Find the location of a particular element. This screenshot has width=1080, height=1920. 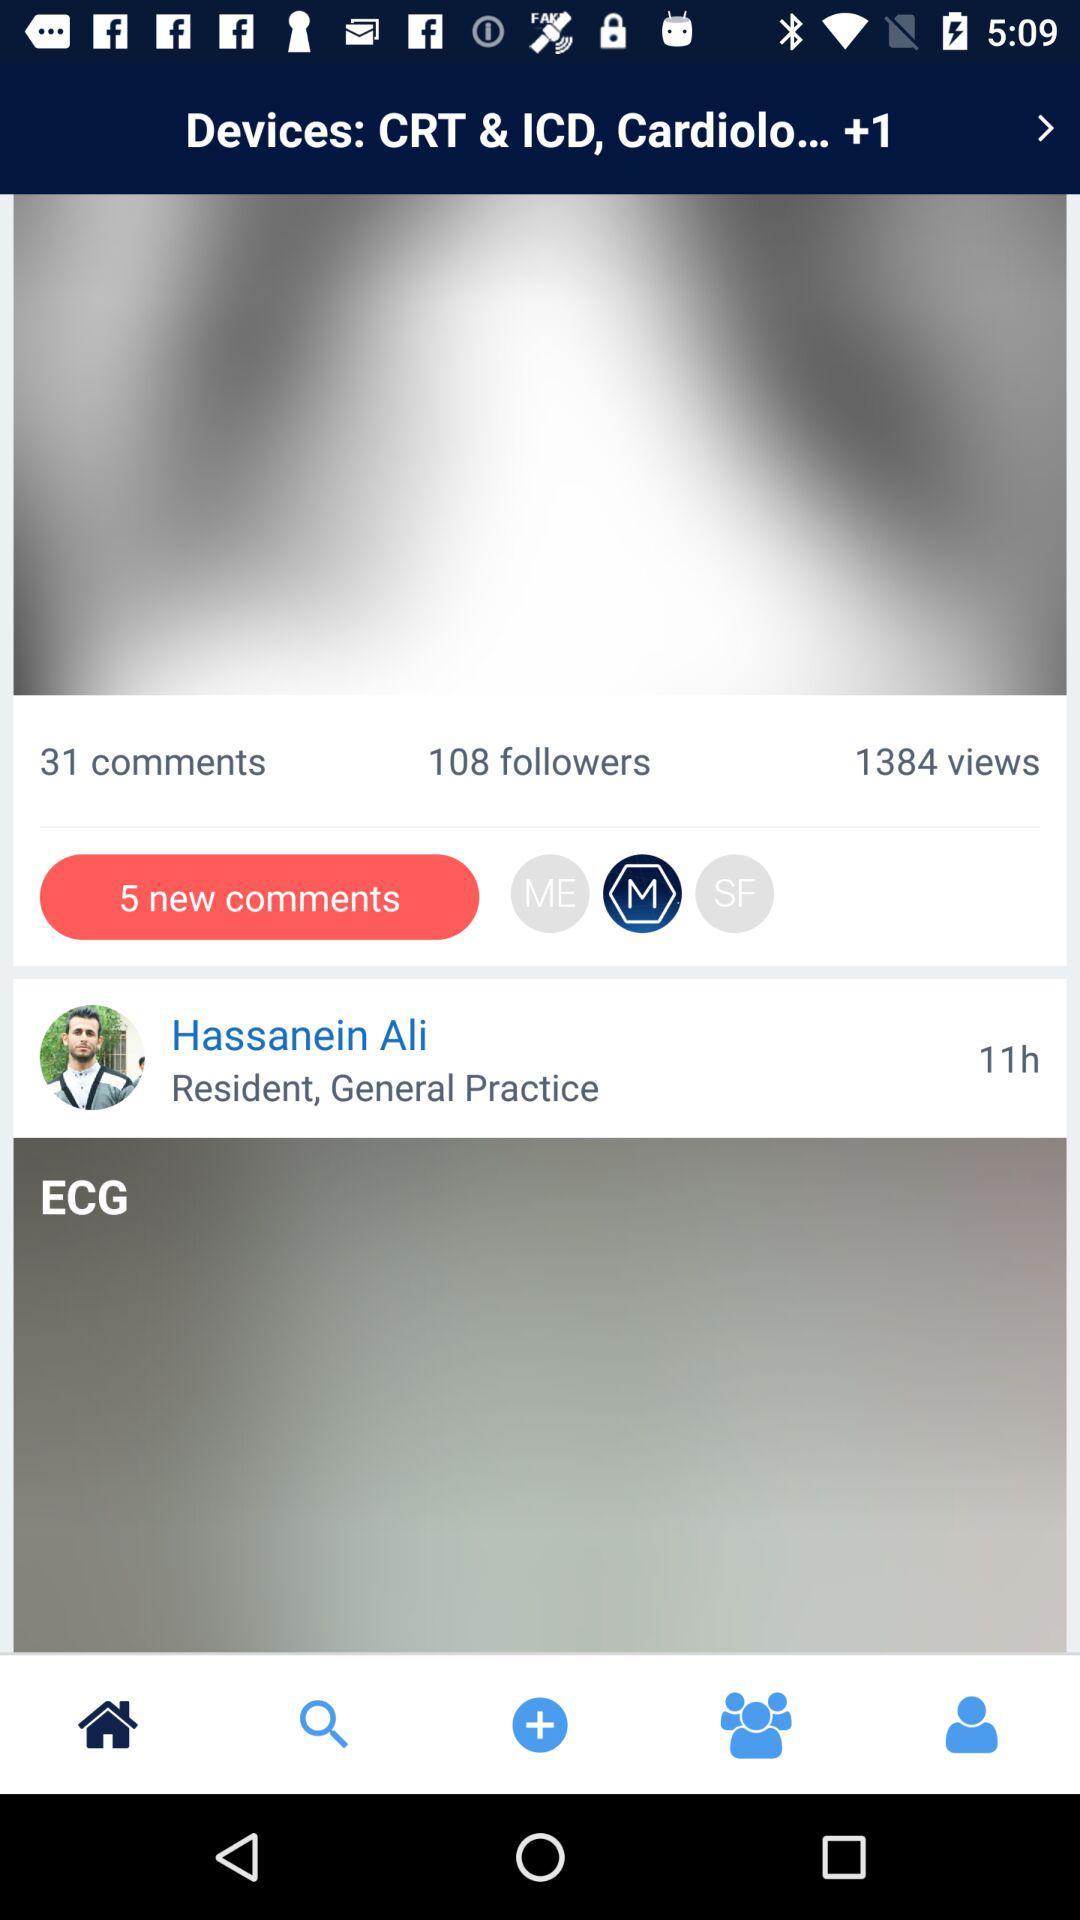

the arrow_forward icon is located at coordinates (1044, 127).